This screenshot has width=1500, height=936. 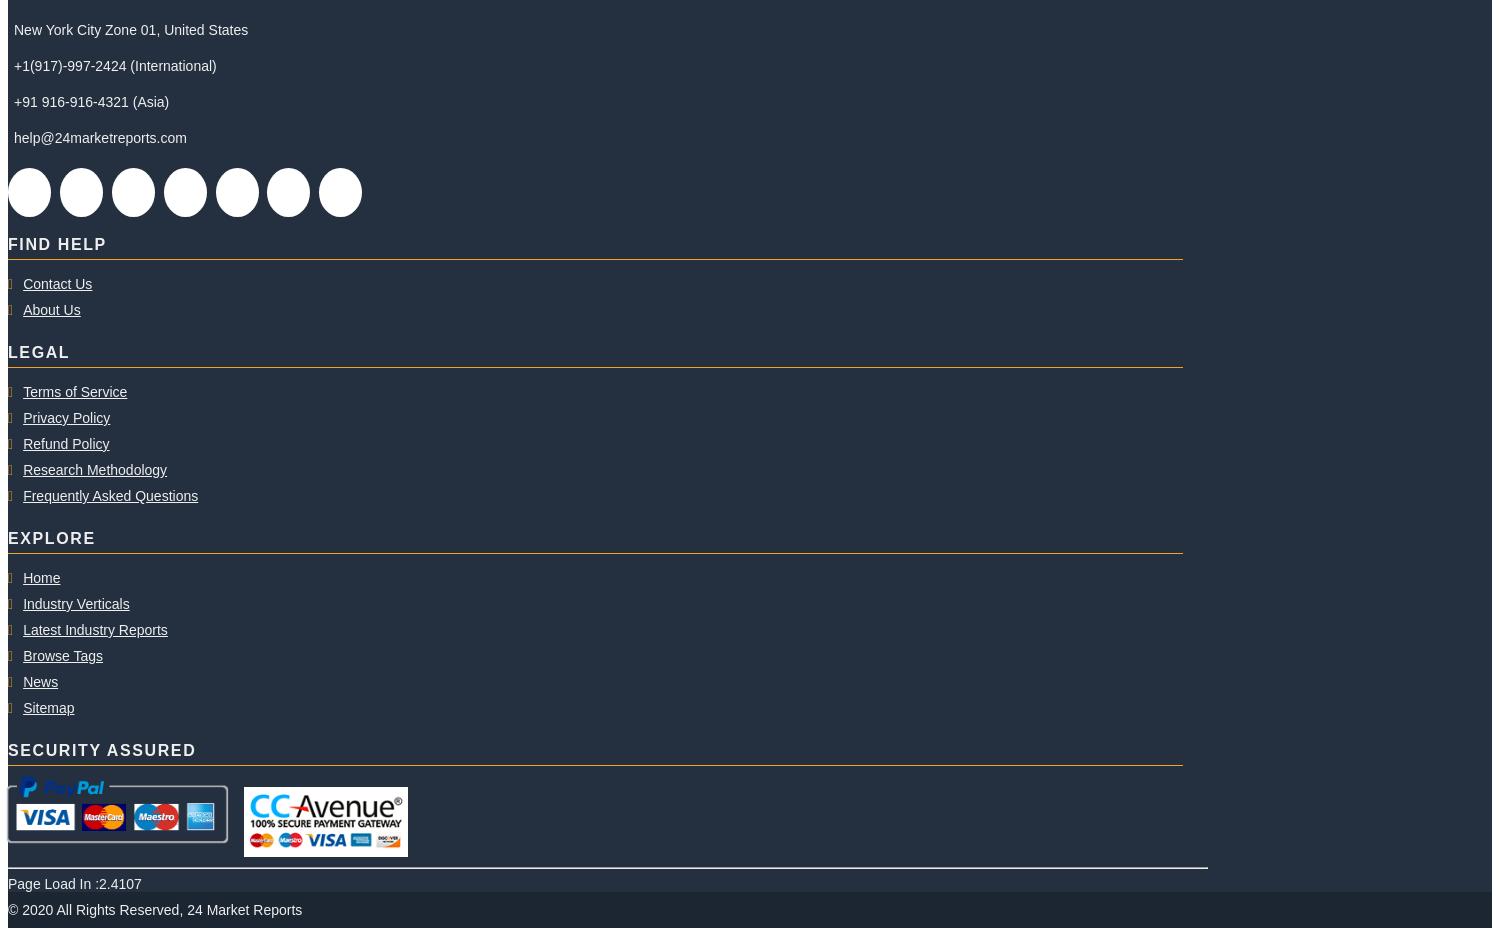 What do you see at coordinates (13, 65) in the screenshot?
I see `'+1(917)-997-2424 (International)'` at bounding box center [13, 65].